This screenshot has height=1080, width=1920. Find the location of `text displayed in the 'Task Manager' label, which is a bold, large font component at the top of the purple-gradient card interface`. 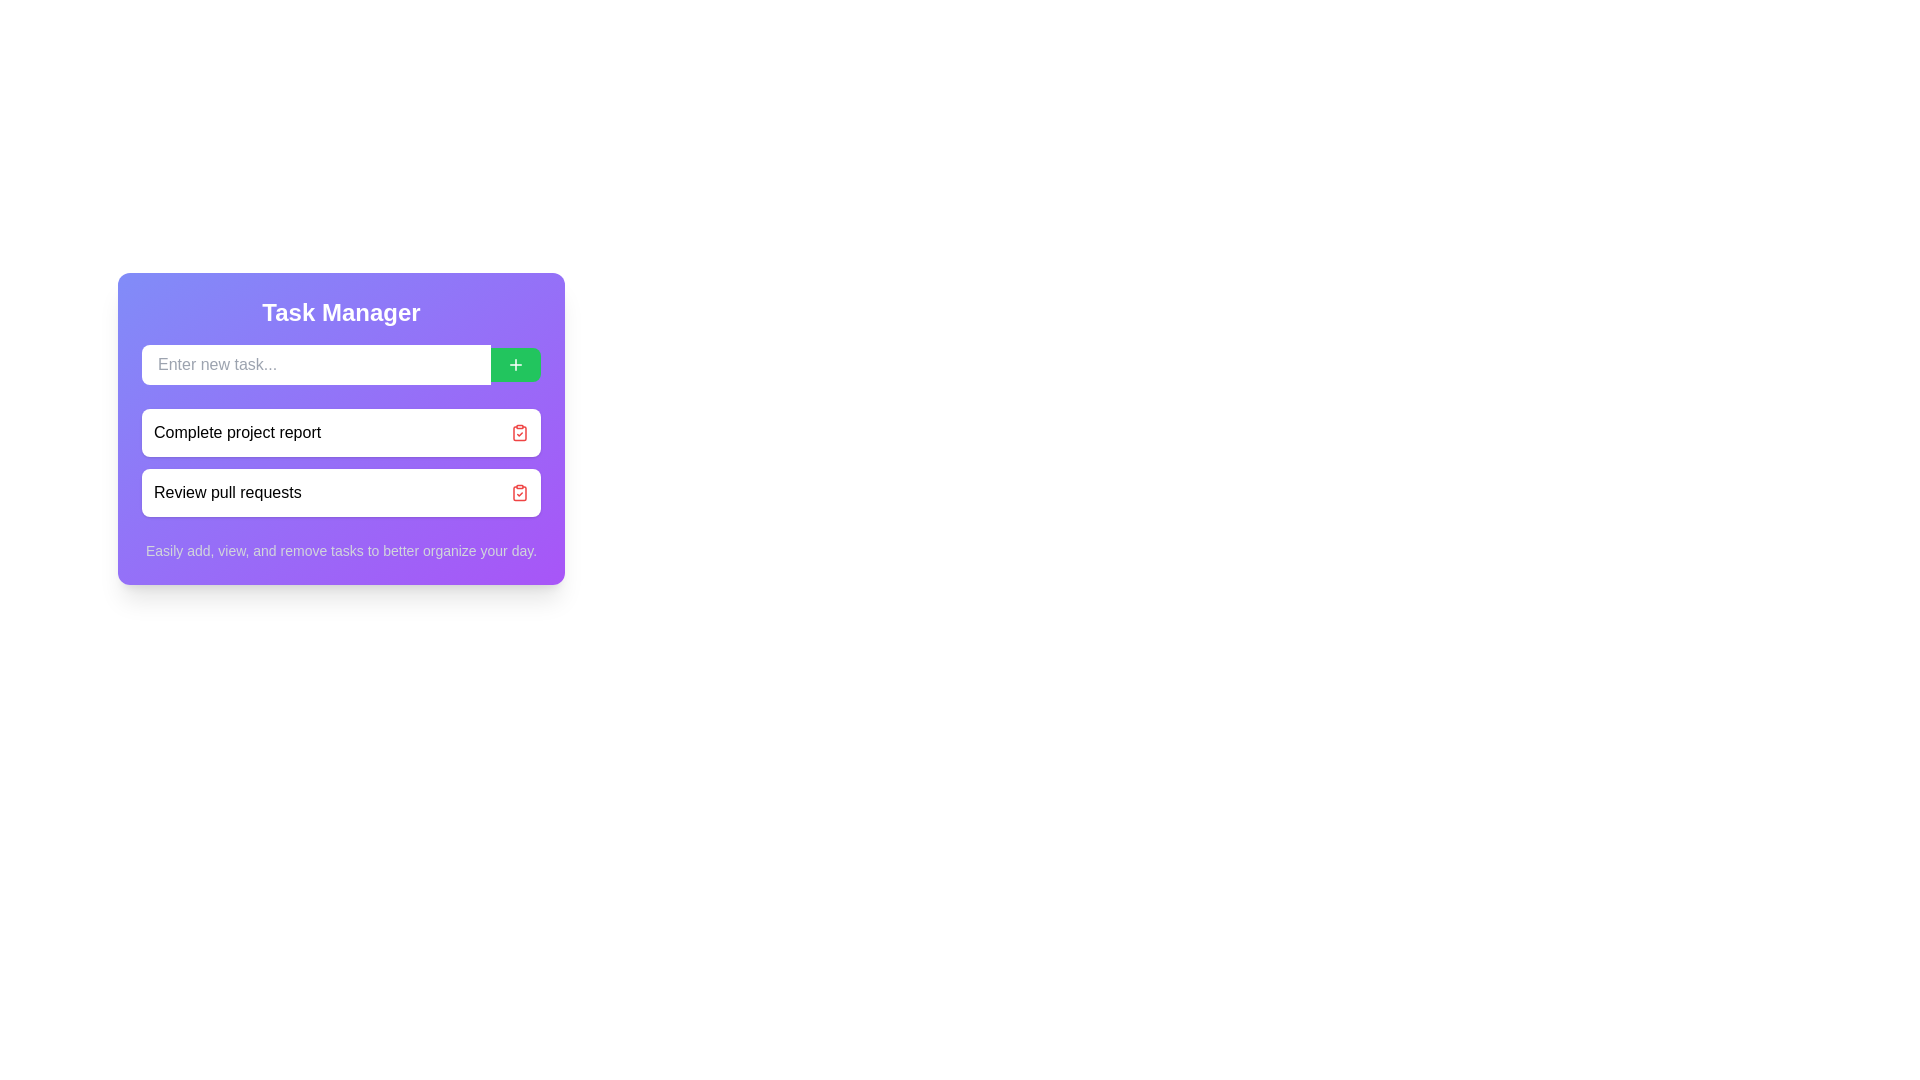

text displayed in the 'Task Manager' label, which is a bold, large font component at the top of the purple-gradient card interface is located at coordinates (341, 312).